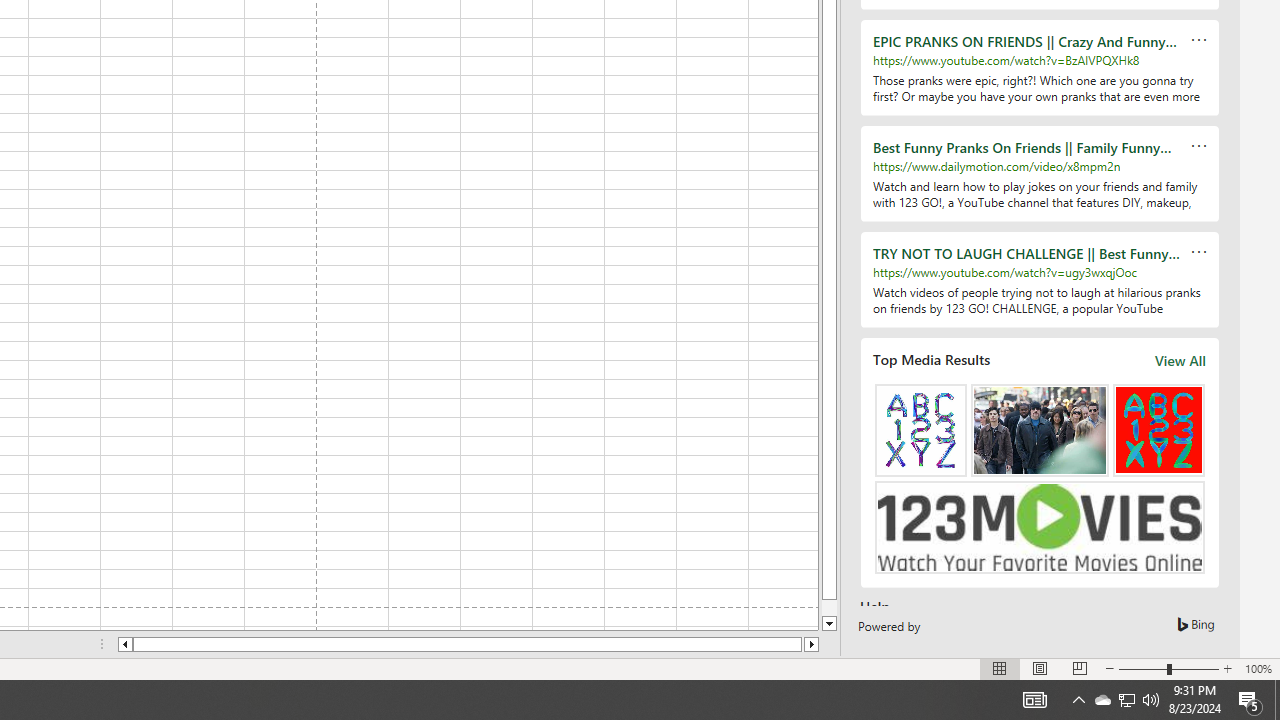 The image size is (1280, 720). I want to click on 'User Promoted Notification Area', so click(1127, 698).